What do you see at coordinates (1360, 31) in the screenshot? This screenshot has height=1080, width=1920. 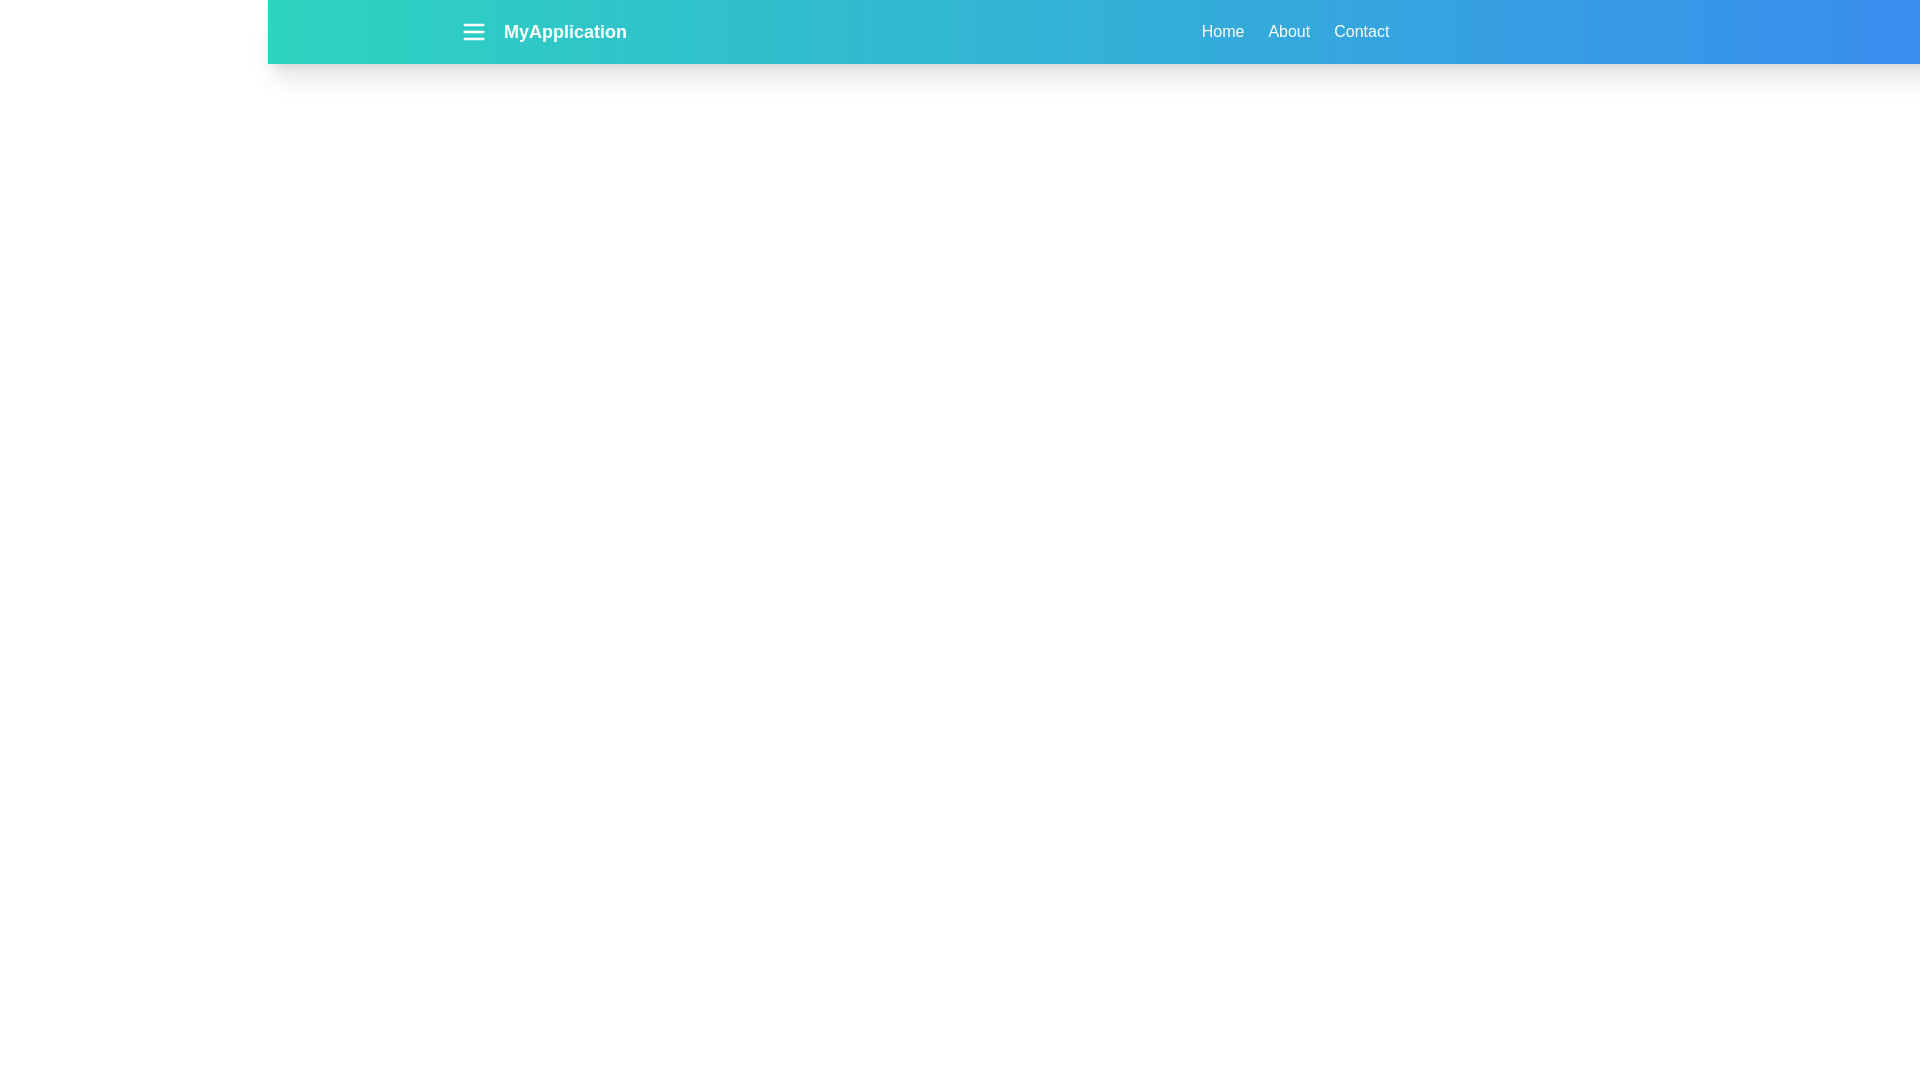 I see `the 'Contact' link in the navigation bar` at bounding box center [1360, 31].